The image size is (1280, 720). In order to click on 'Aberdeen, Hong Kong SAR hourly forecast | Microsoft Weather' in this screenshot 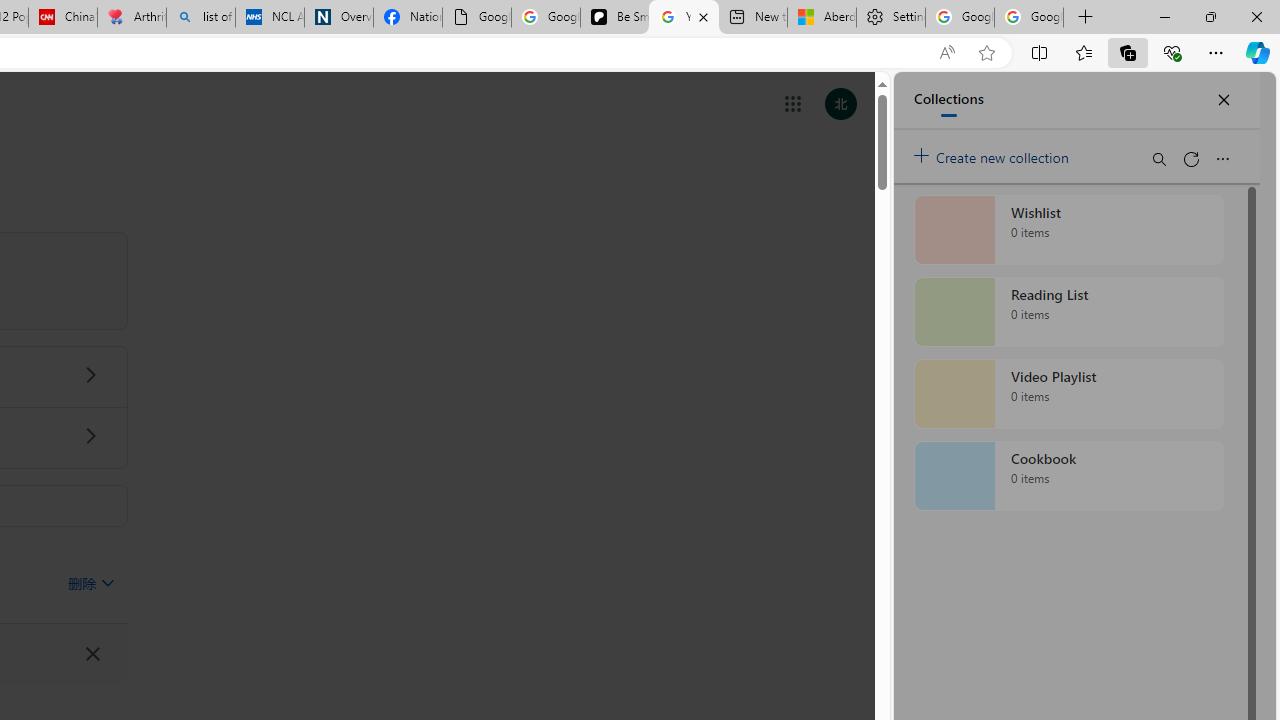, I will do `click(822, 17)`.